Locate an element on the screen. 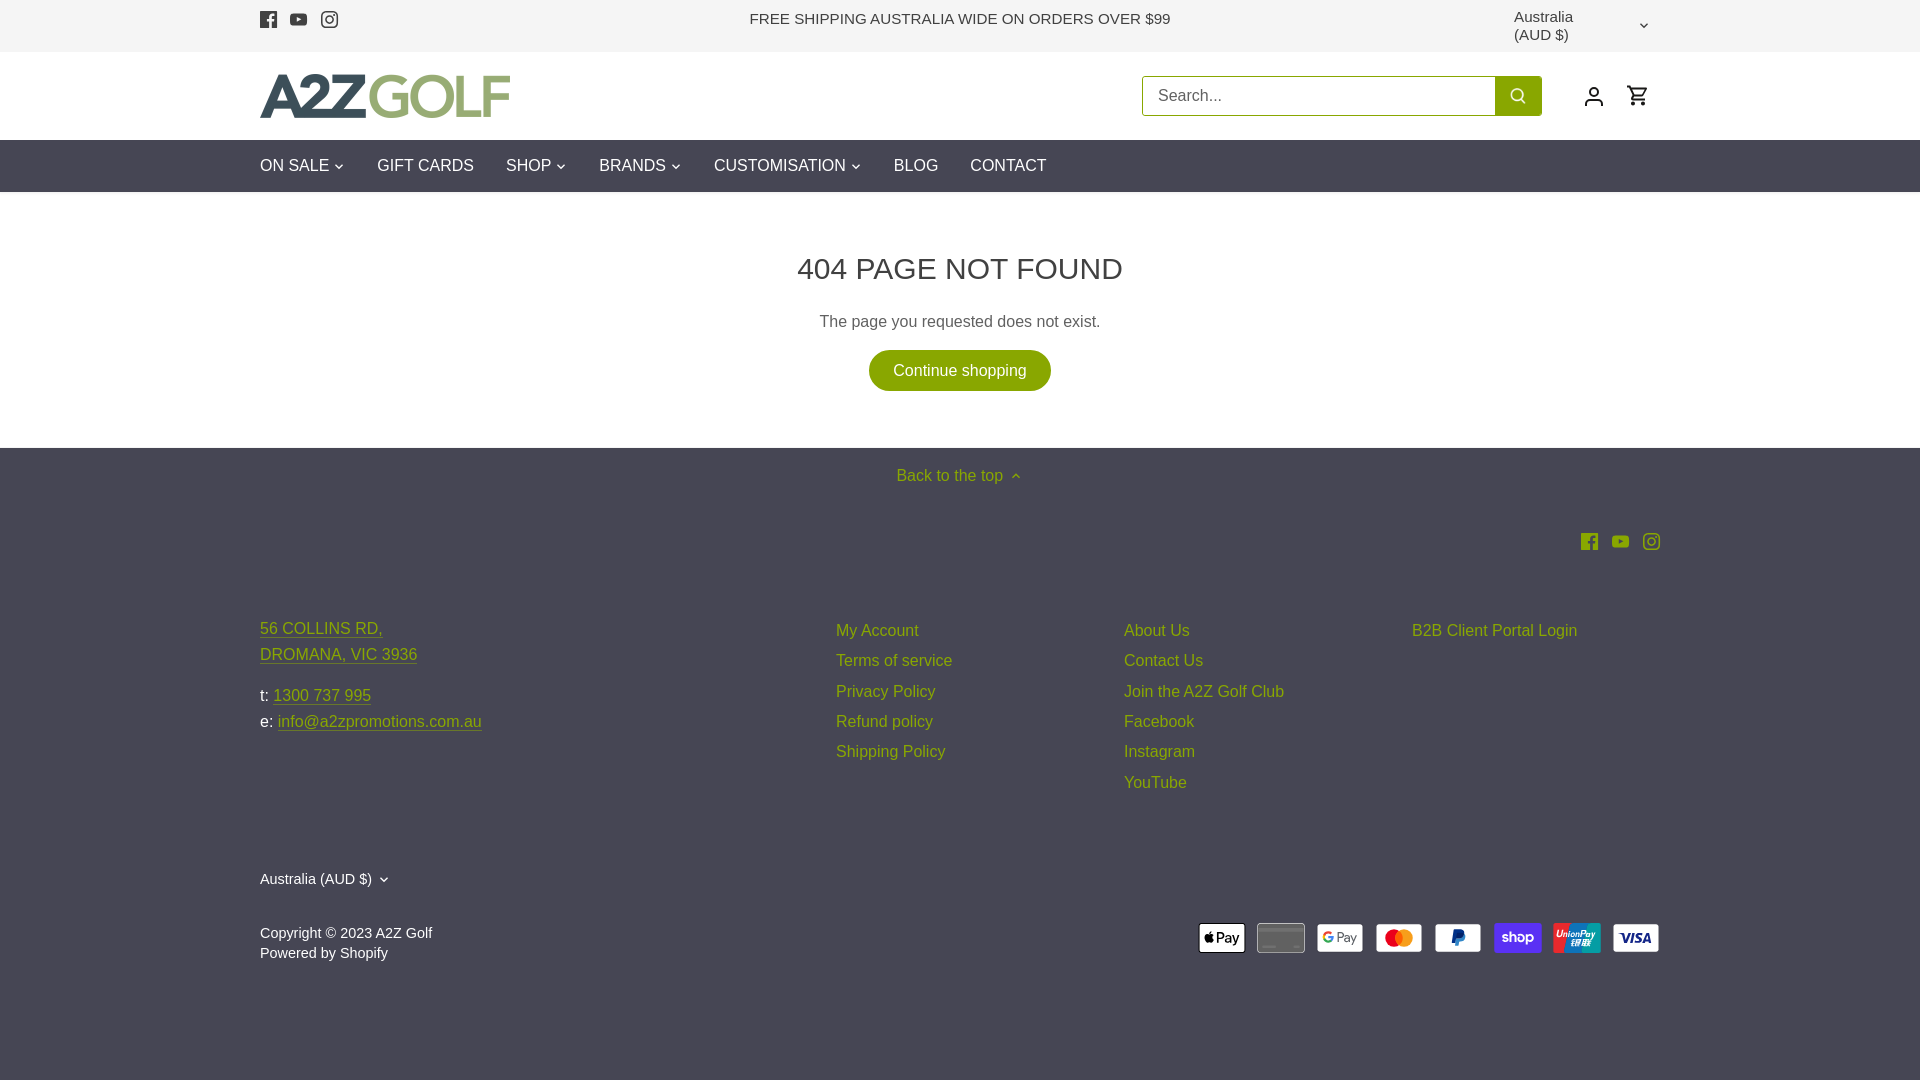 Image resolution: width=1920 pixels, height=1080 pixels. 'BRANDS' is located at coordinates (631, 165).